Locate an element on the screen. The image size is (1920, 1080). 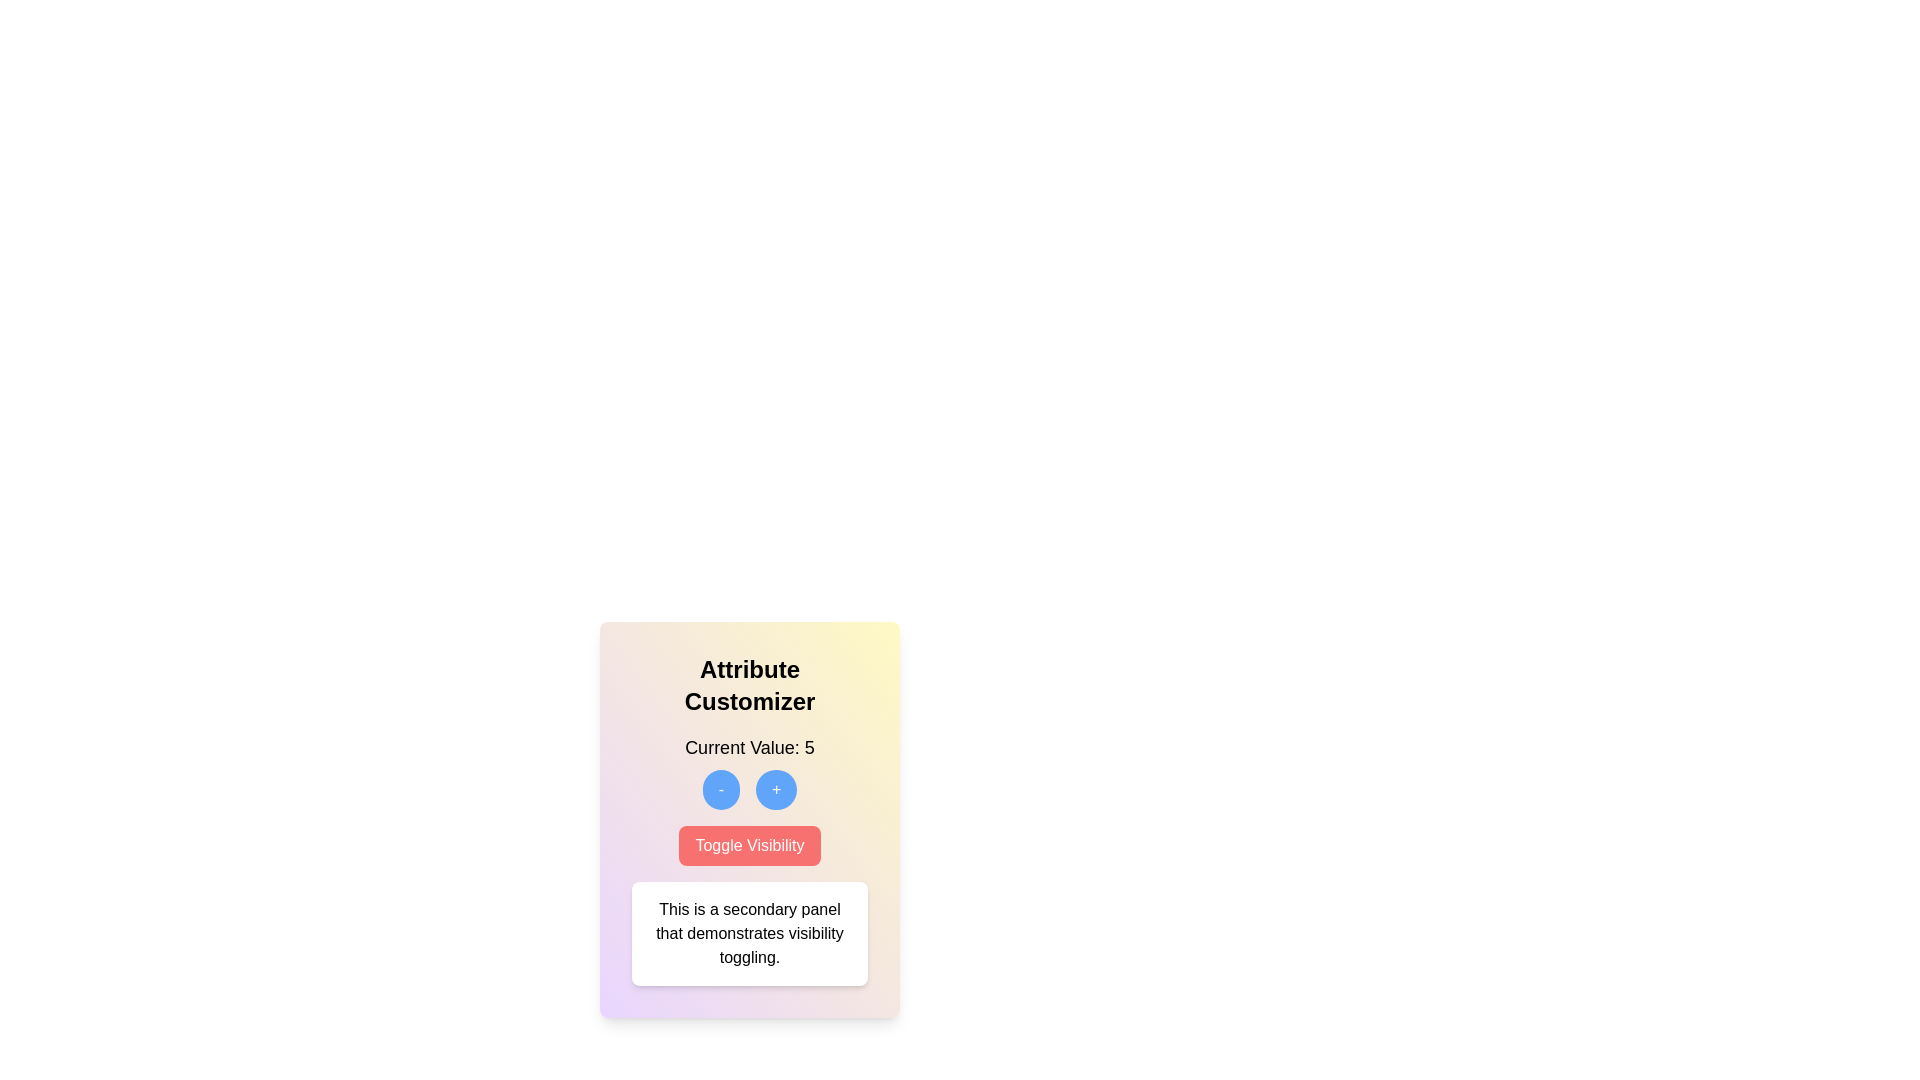
the Text label that displays the current value of the setting, located below the title 'Attribute Customizer' and above the control buttons '-' and '+' is located at coordinates (748, 748).